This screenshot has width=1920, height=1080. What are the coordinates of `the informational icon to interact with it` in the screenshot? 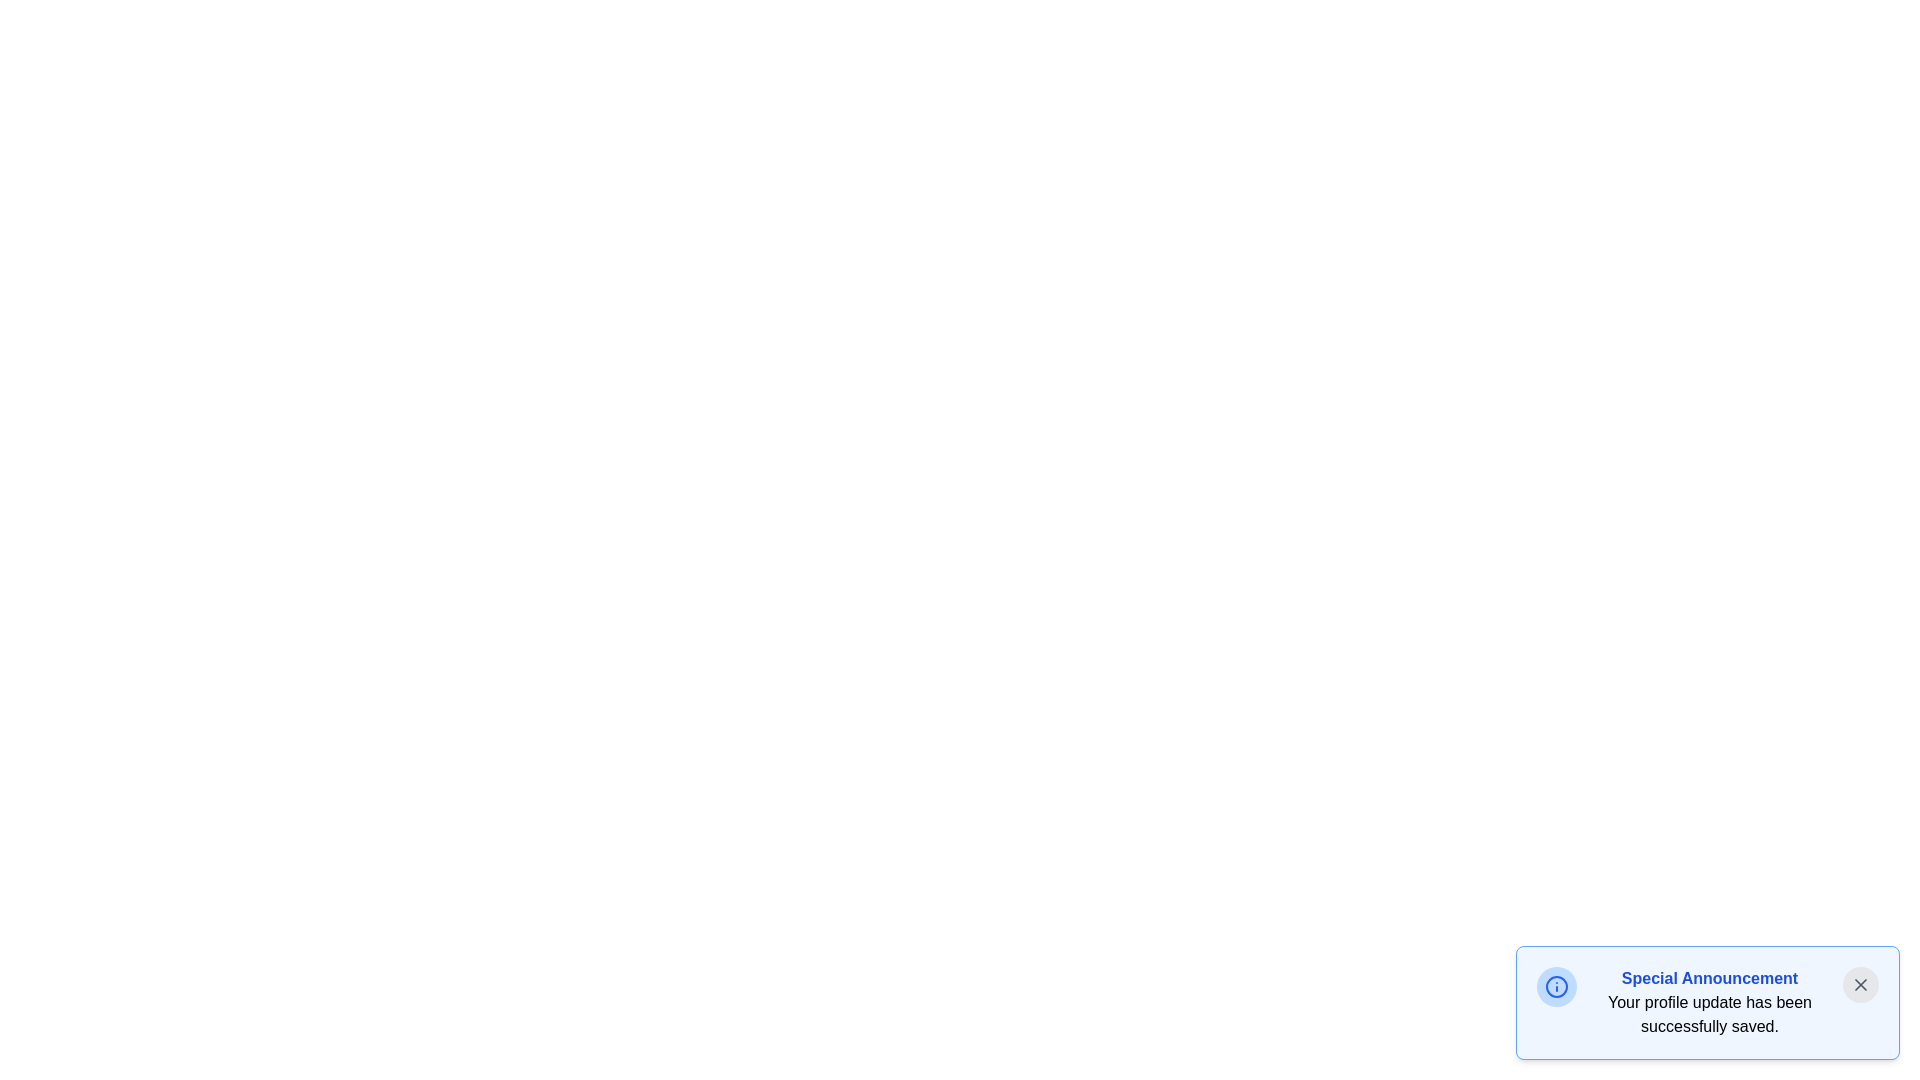 It's located at (1555, 986).